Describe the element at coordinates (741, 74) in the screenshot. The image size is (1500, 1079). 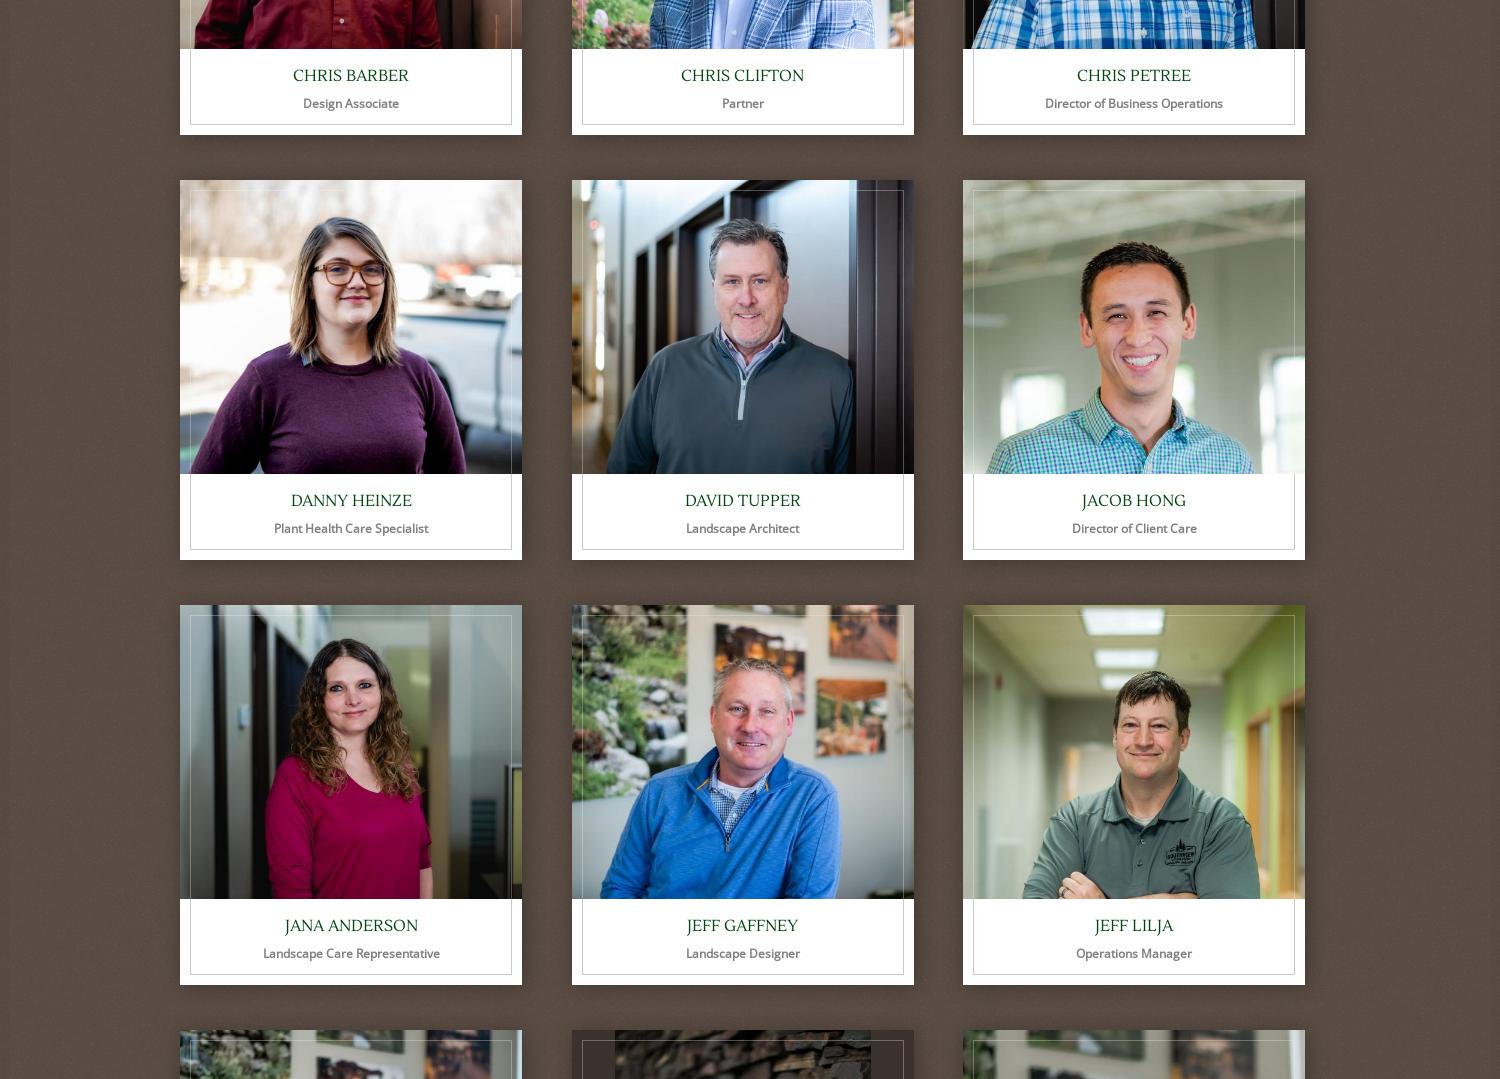
I see `'Chris Clifton'` at that location.